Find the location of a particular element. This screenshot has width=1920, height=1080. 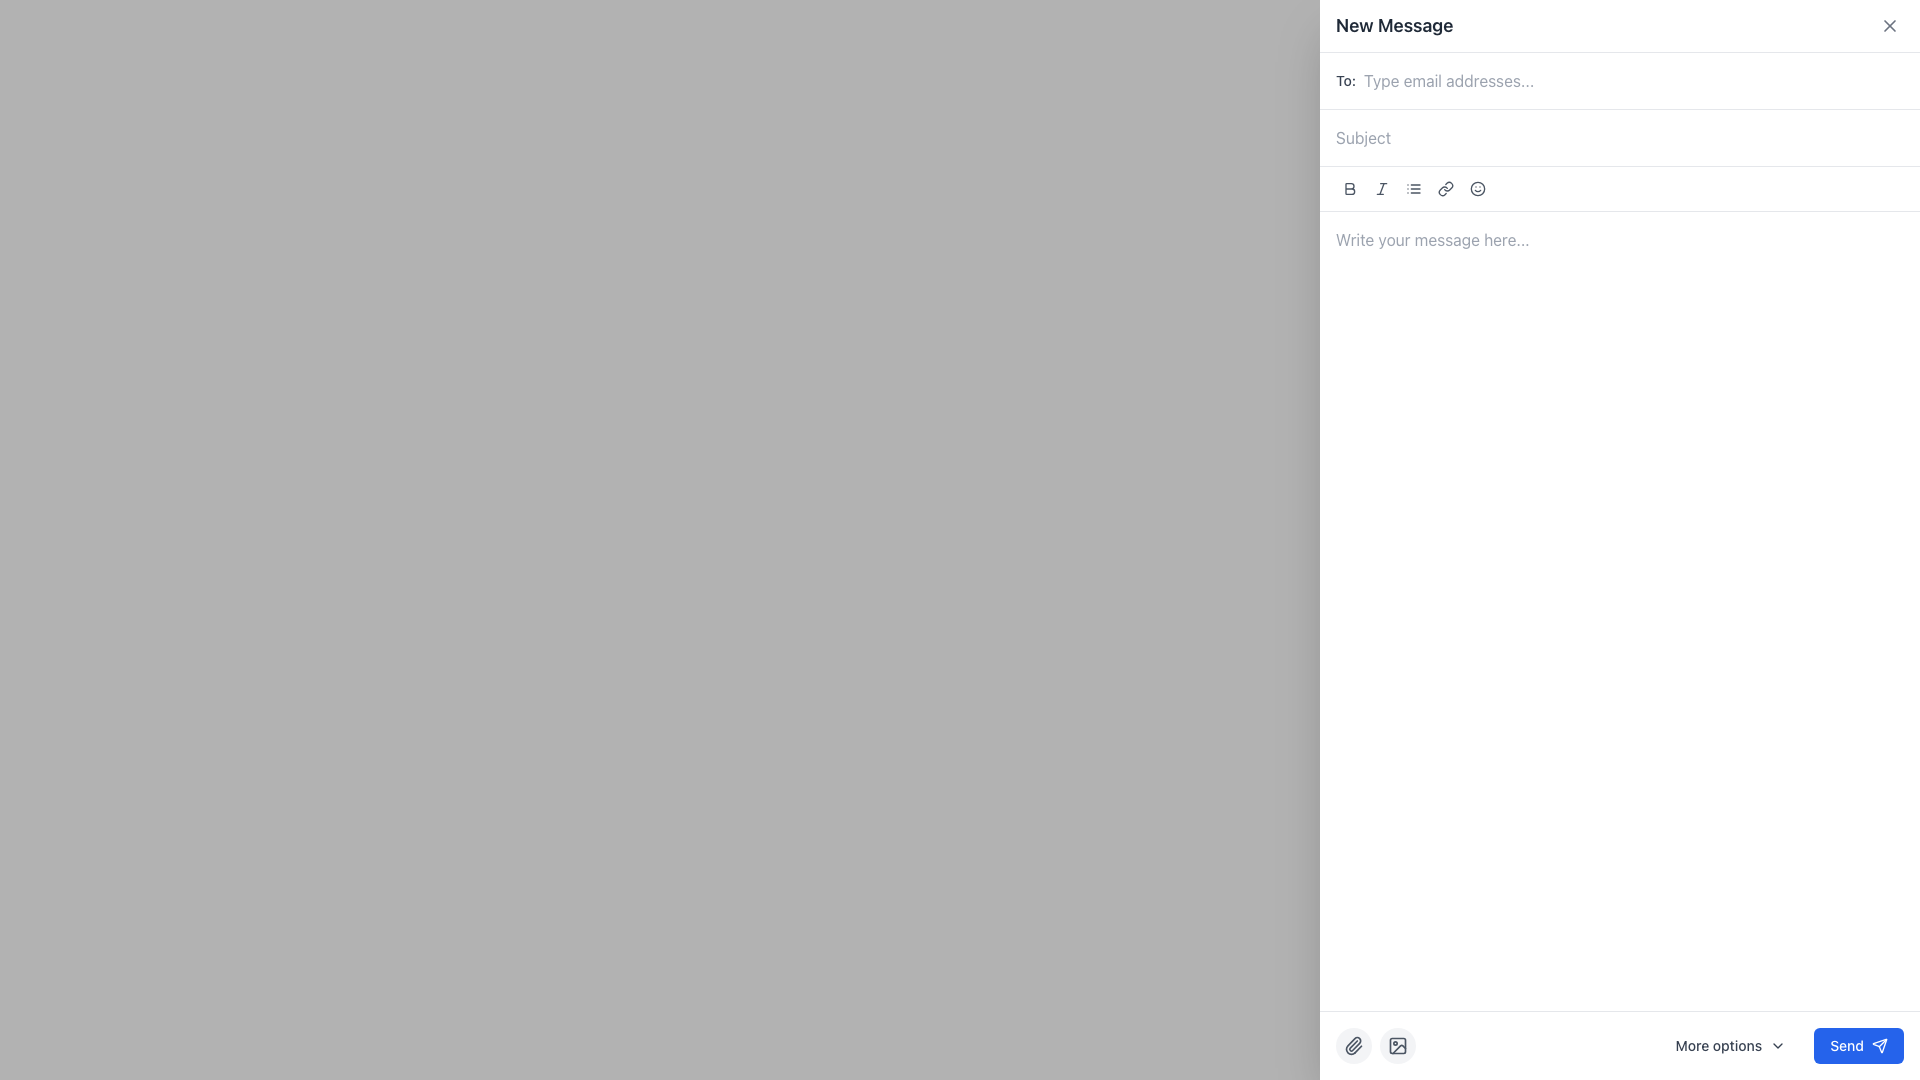

text label at the top-left of the message composition panel, which serves as the heading for composing a new message is located at coordinates (1393, 26).